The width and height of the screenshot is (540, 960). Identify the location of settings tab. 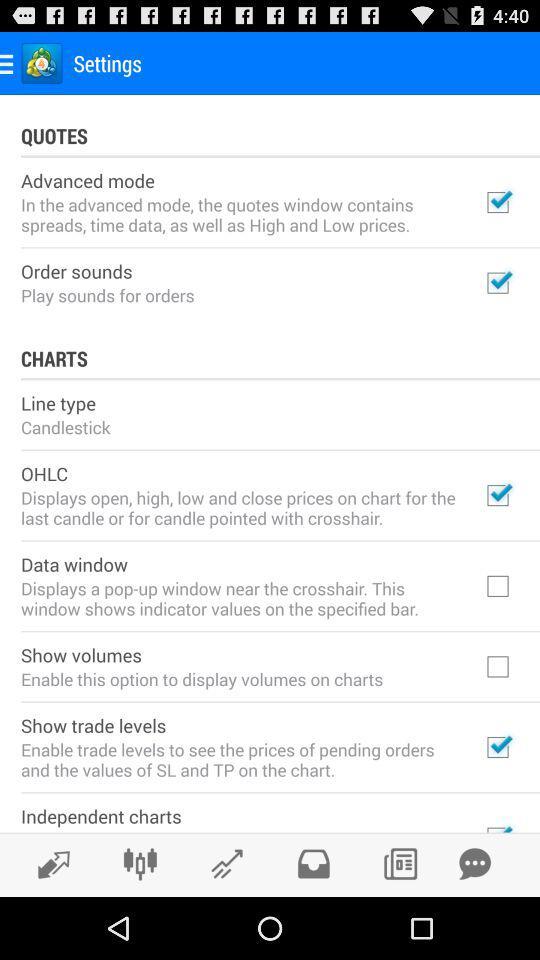
(139, 863).